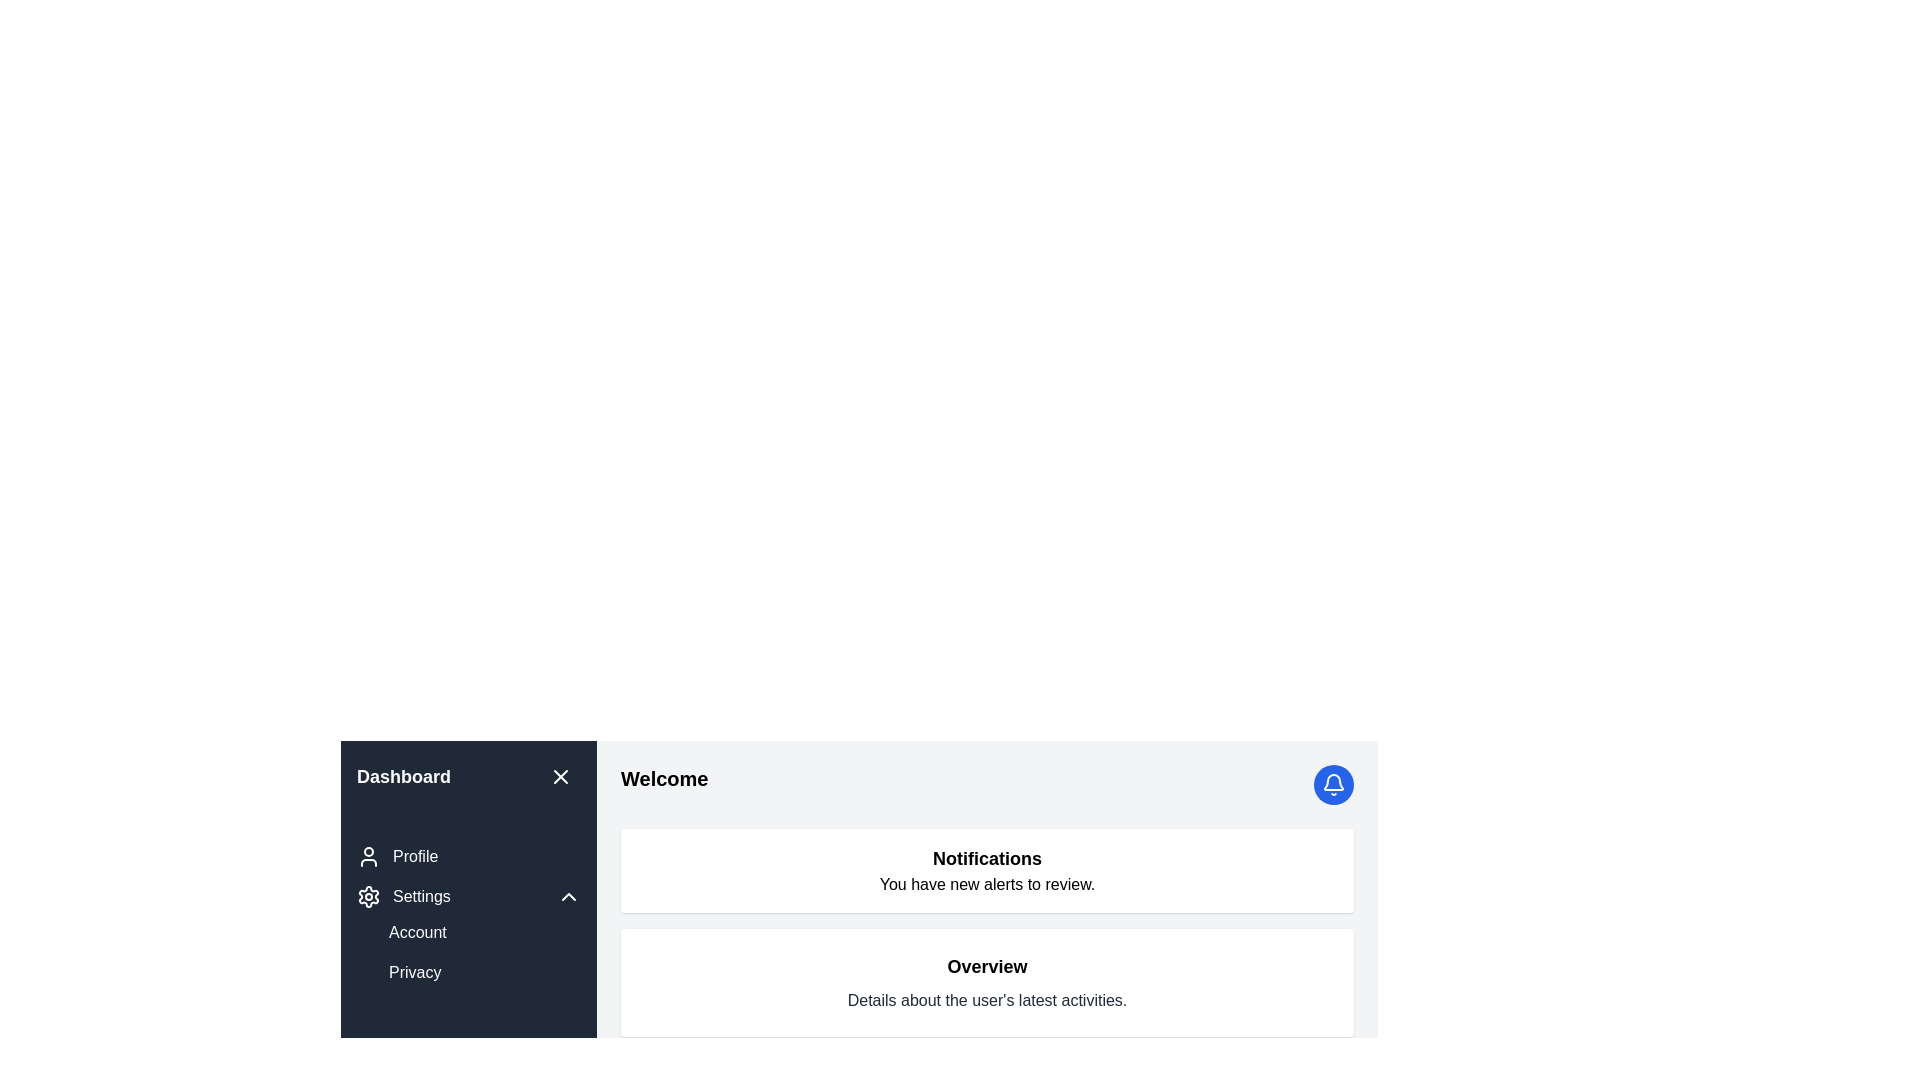 This screenshot has width=1920, height=1080. What do you see at coordinates (468, 913) in the screenshot?
I see `the menu group in the left navigation bar` at bounding box center [468, 913].